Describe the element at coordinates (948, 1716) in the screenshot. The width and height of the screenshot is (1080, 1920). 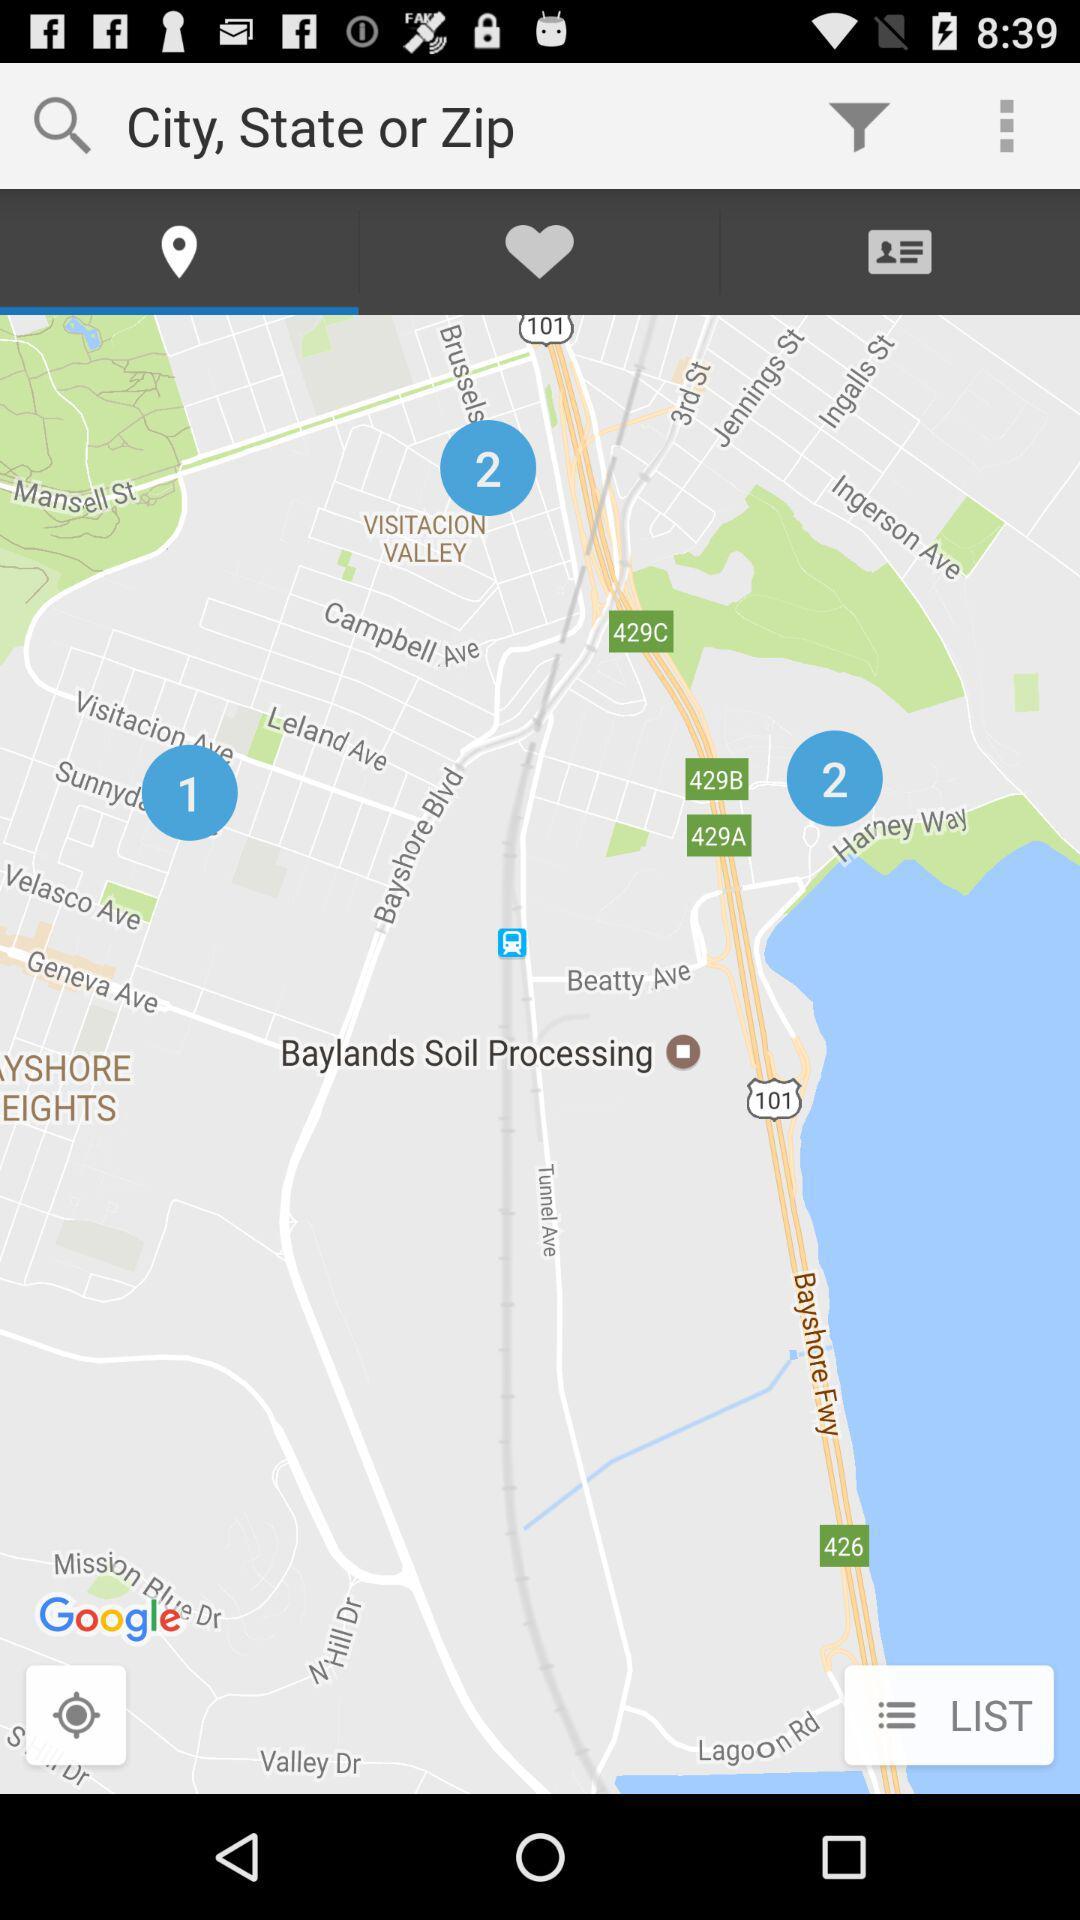
I see `list at the bottom right corner` at that location.